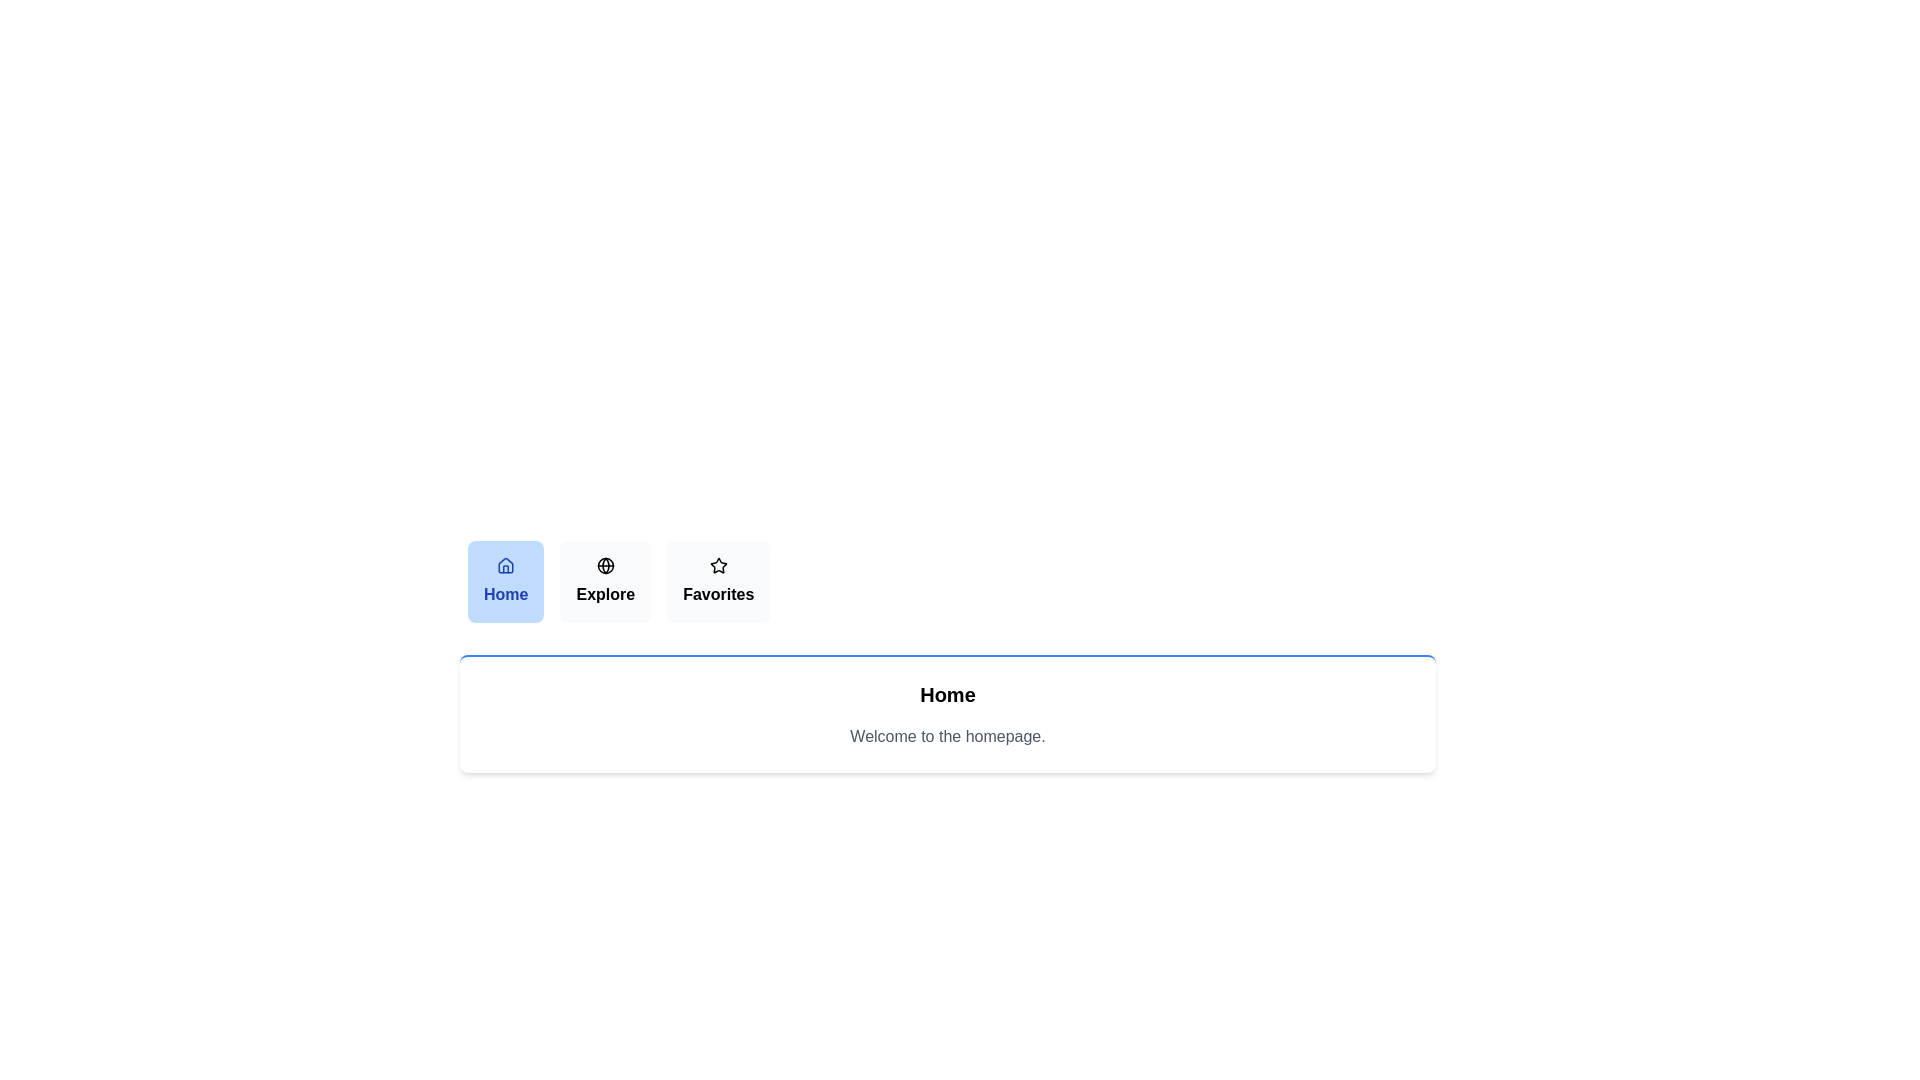 This screenshot has height=1080, width=1920. I want to click on the tab labeled Home to observe its visual feedback, so click(505, 582).